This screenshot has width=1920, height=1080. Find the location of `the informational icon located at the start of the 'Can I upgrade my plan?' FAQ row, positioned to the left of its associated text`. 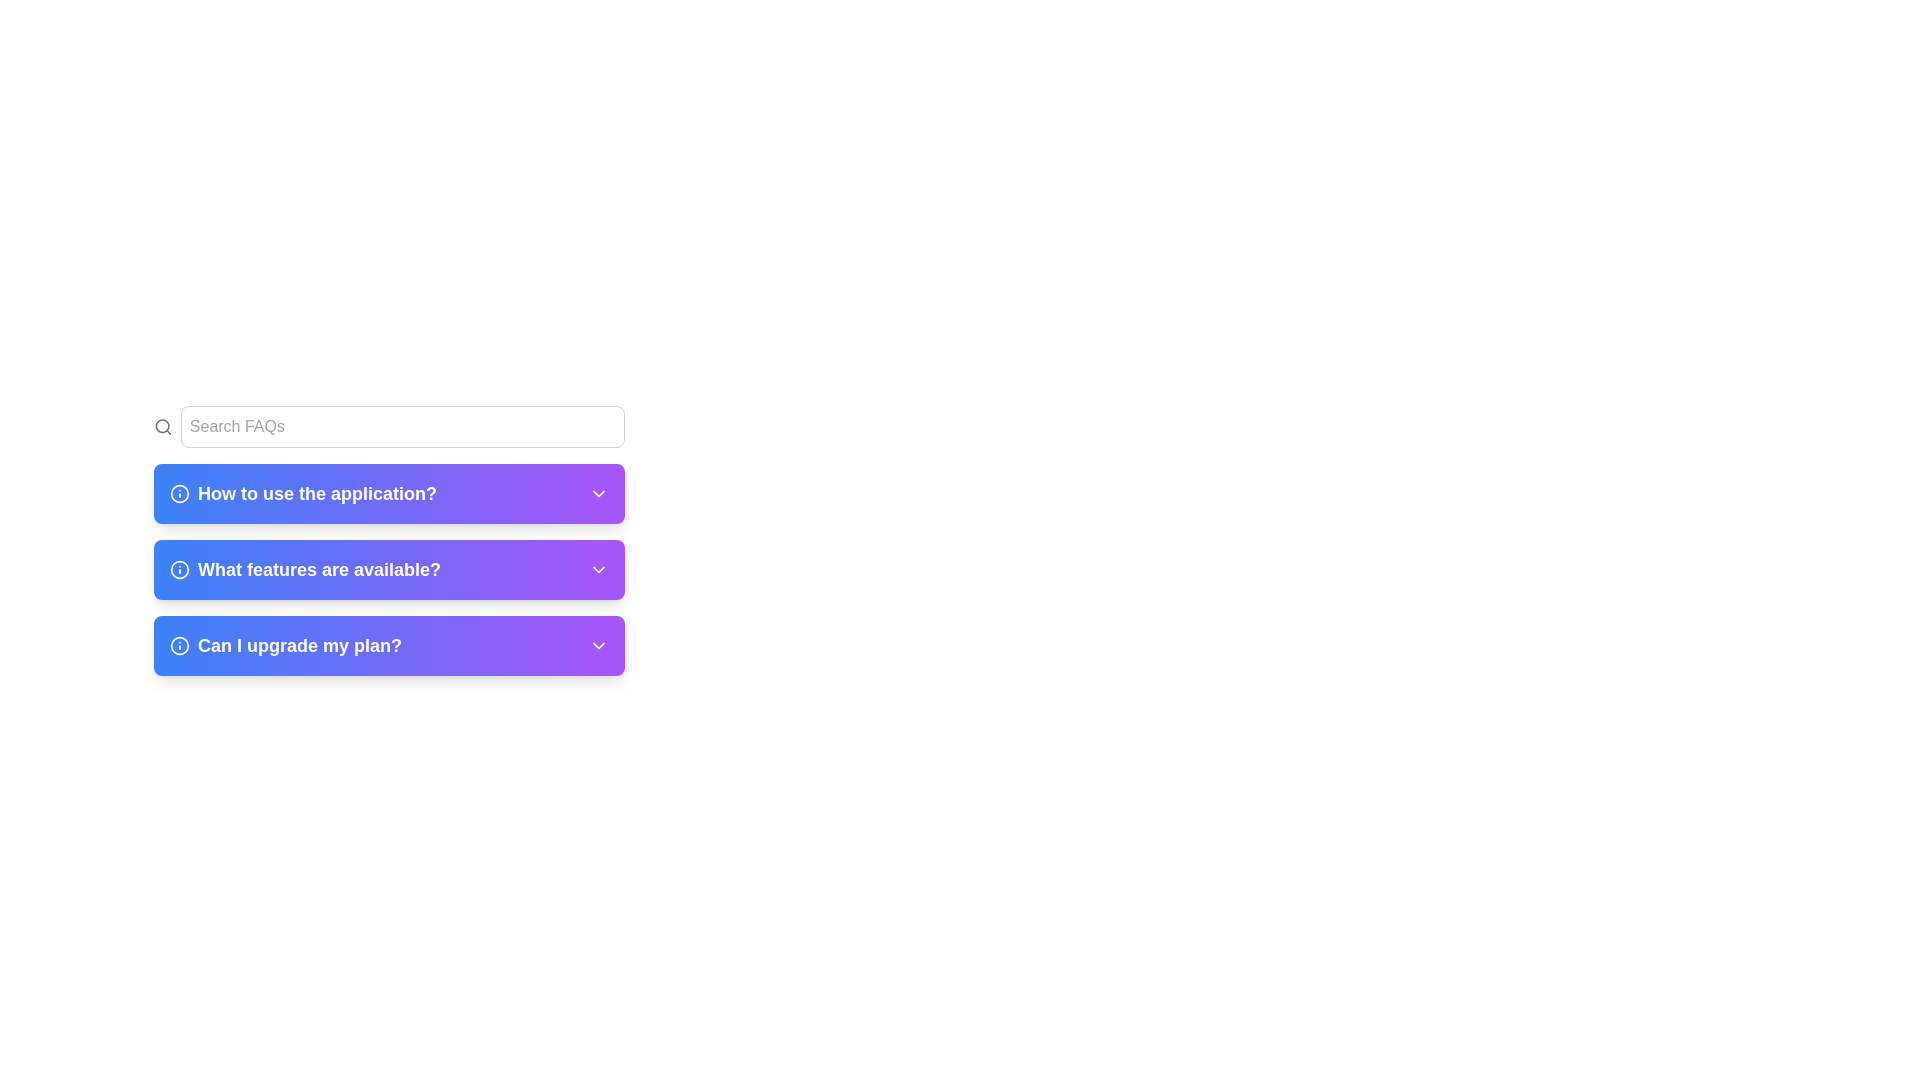

the informational icon located at the start of the 'Can I upgrade my plan?' FAQ row, positioned to the left of its associated text is located at coordinates (180, 645).